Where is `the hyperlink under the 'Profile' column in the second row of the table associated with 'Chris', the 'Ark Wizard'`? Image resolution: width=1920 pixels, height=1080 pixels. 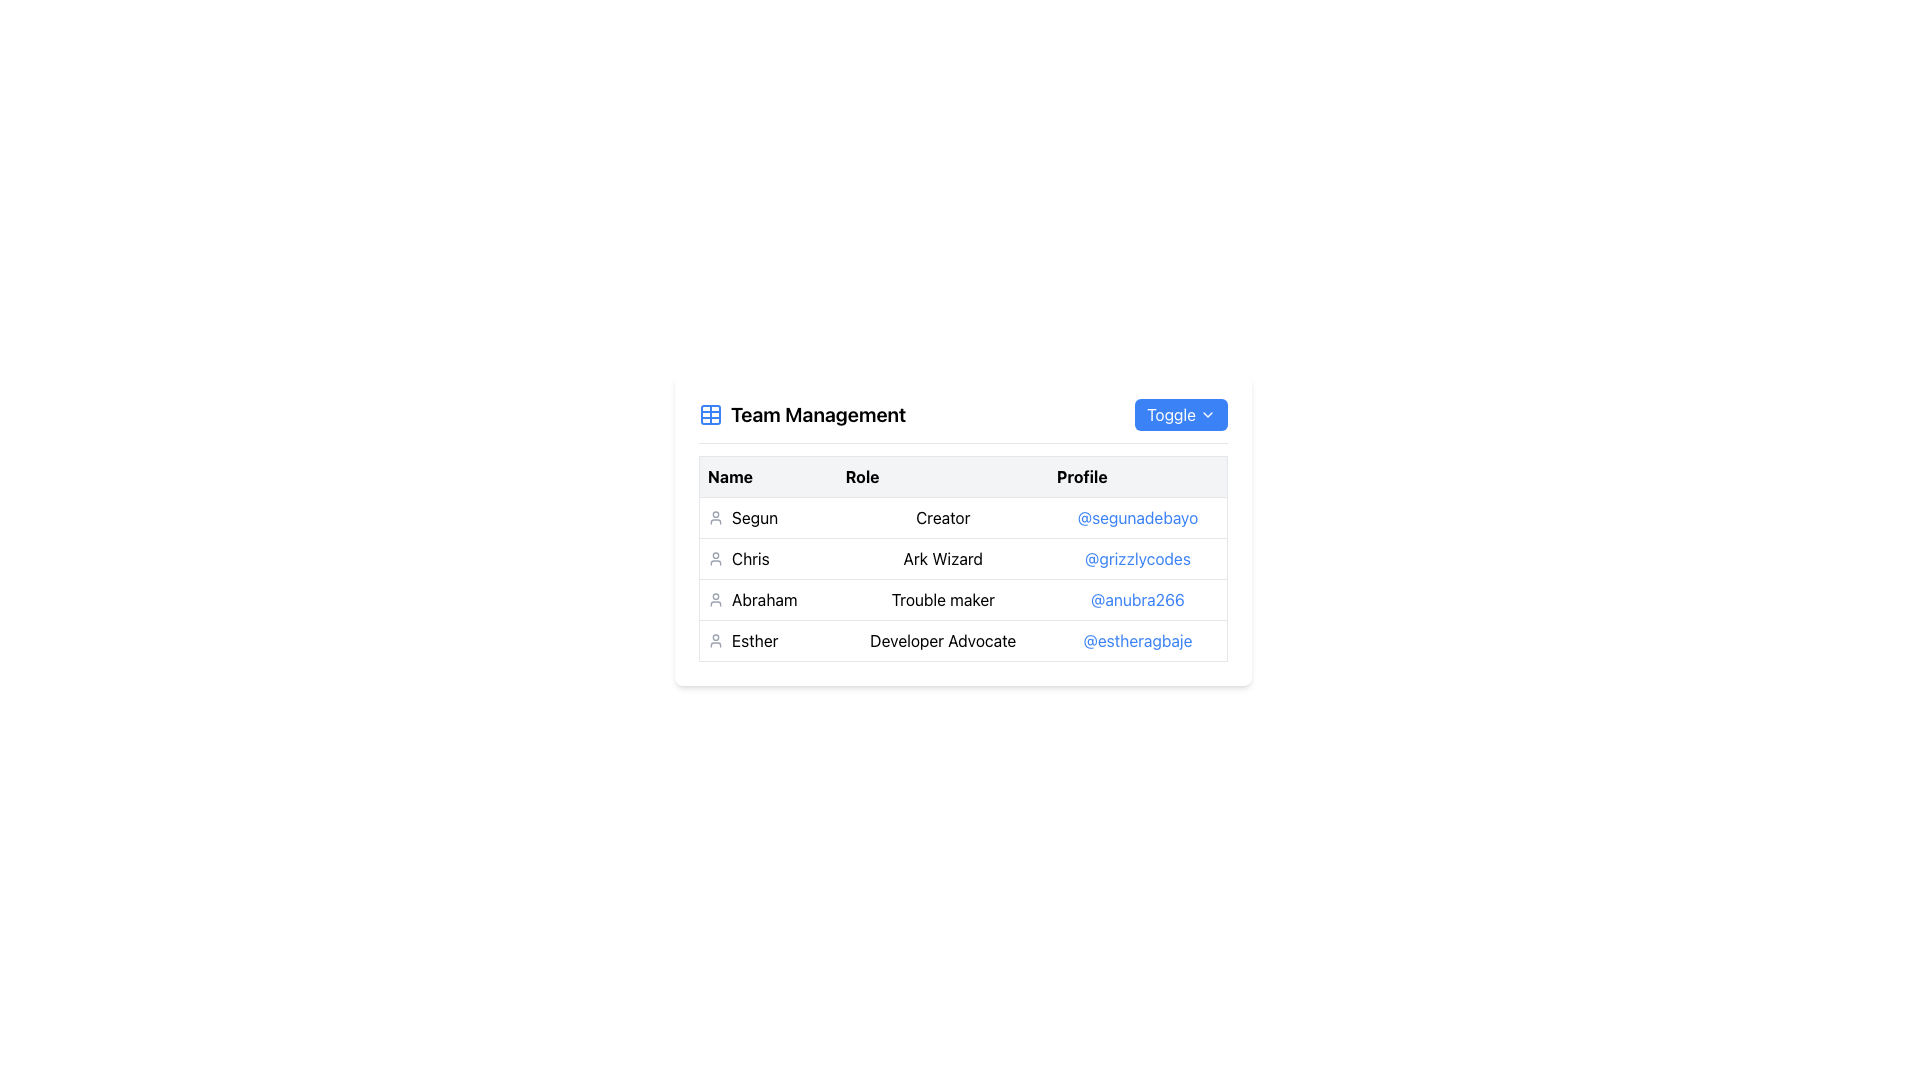 the hyperlink under the 'Profile' column in the second row of the table associated with 'Chris', the 'Ark Wizard' is located at coordinates (1137, 559).